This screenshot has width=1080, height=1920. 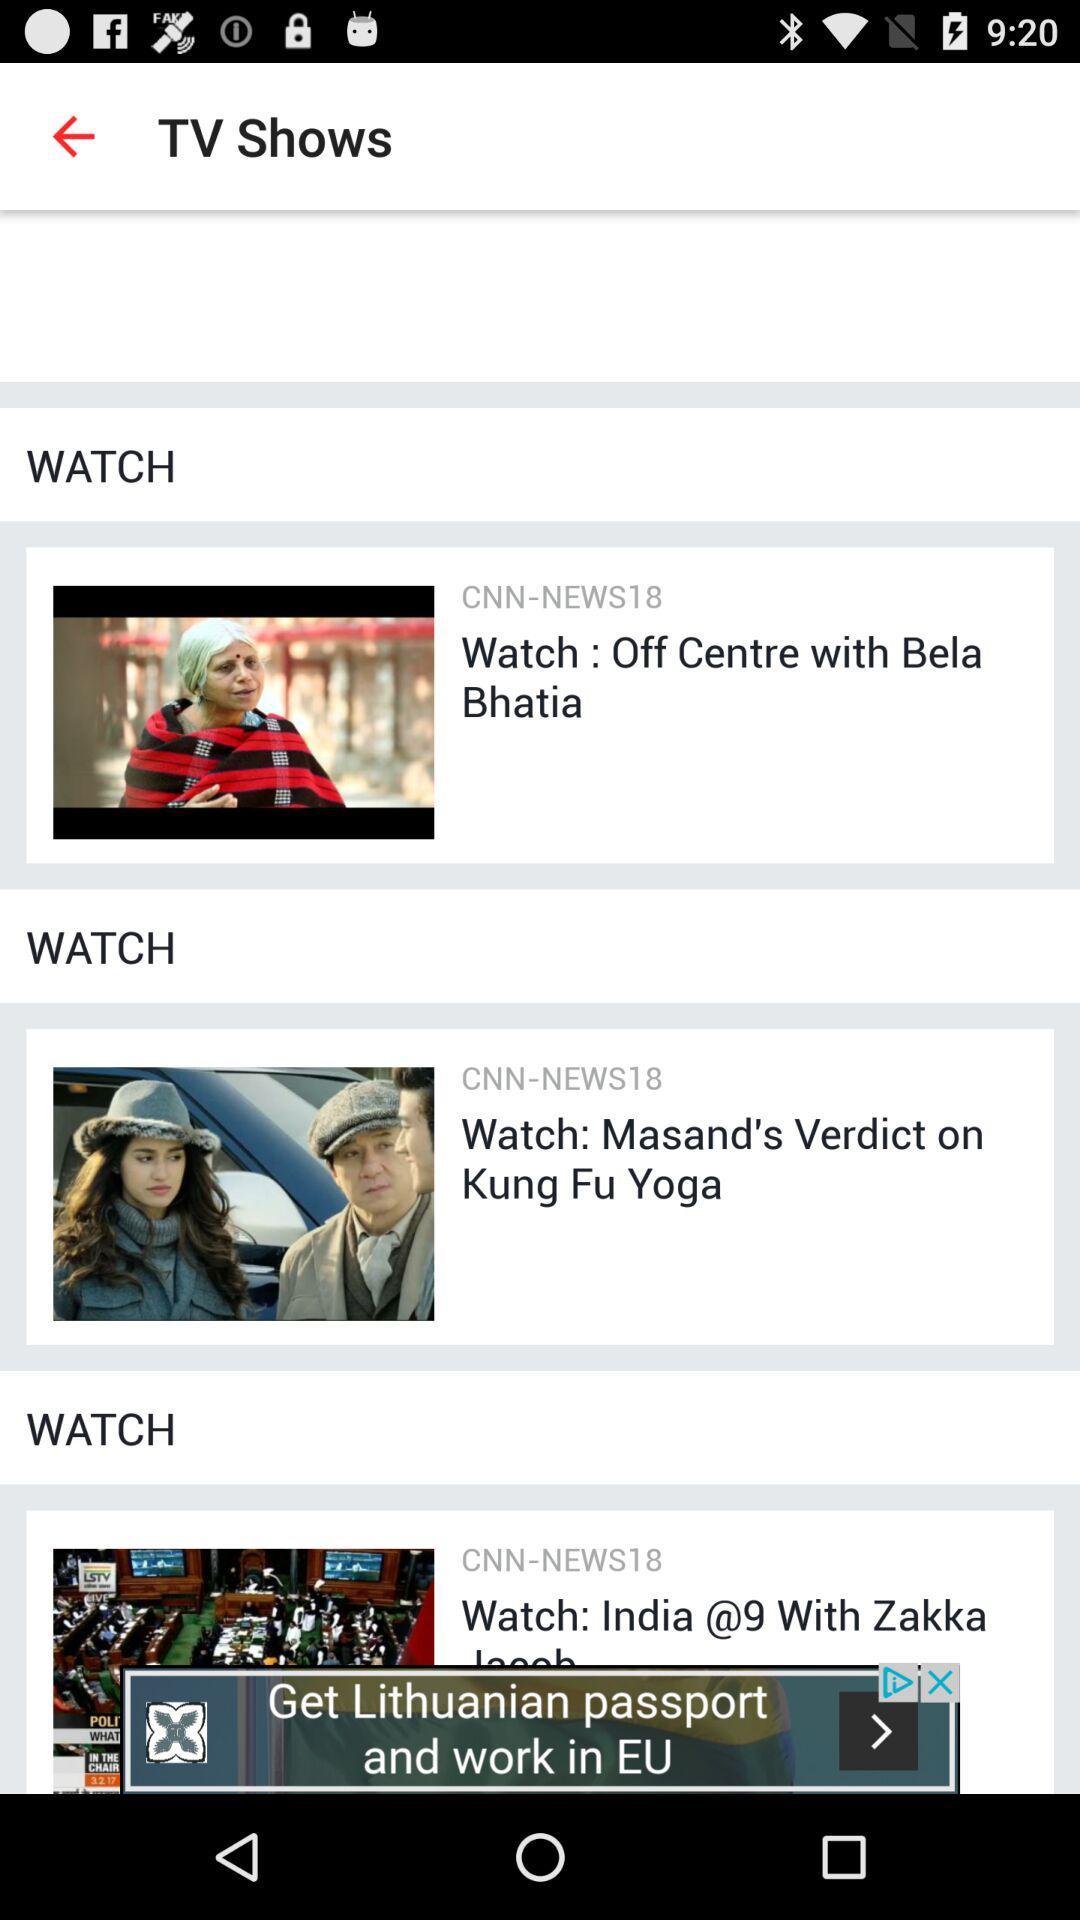 What do you see at coordinates (540, 1727) in the screenshot?
I see `advertisement bar` at bounding box center [540, 1727].